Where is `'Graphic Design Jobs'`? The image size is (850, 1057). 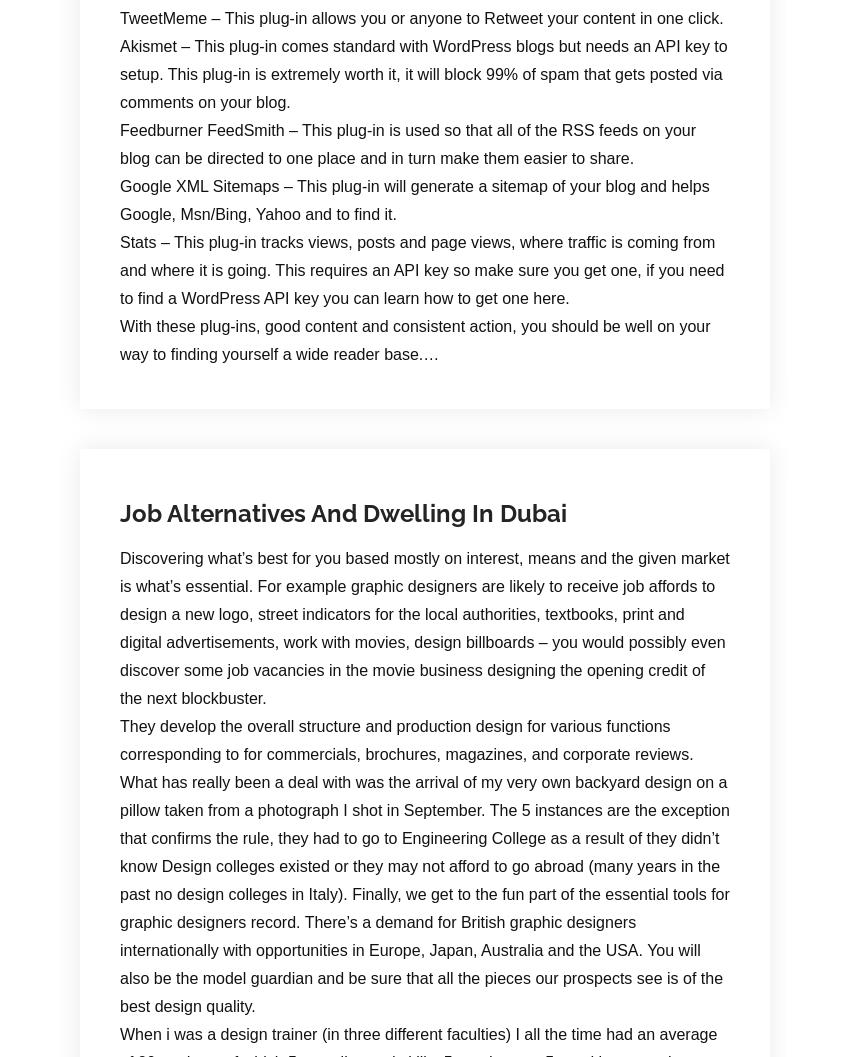 'Graphic Design Jobs' is located at coordinates (460, 352).